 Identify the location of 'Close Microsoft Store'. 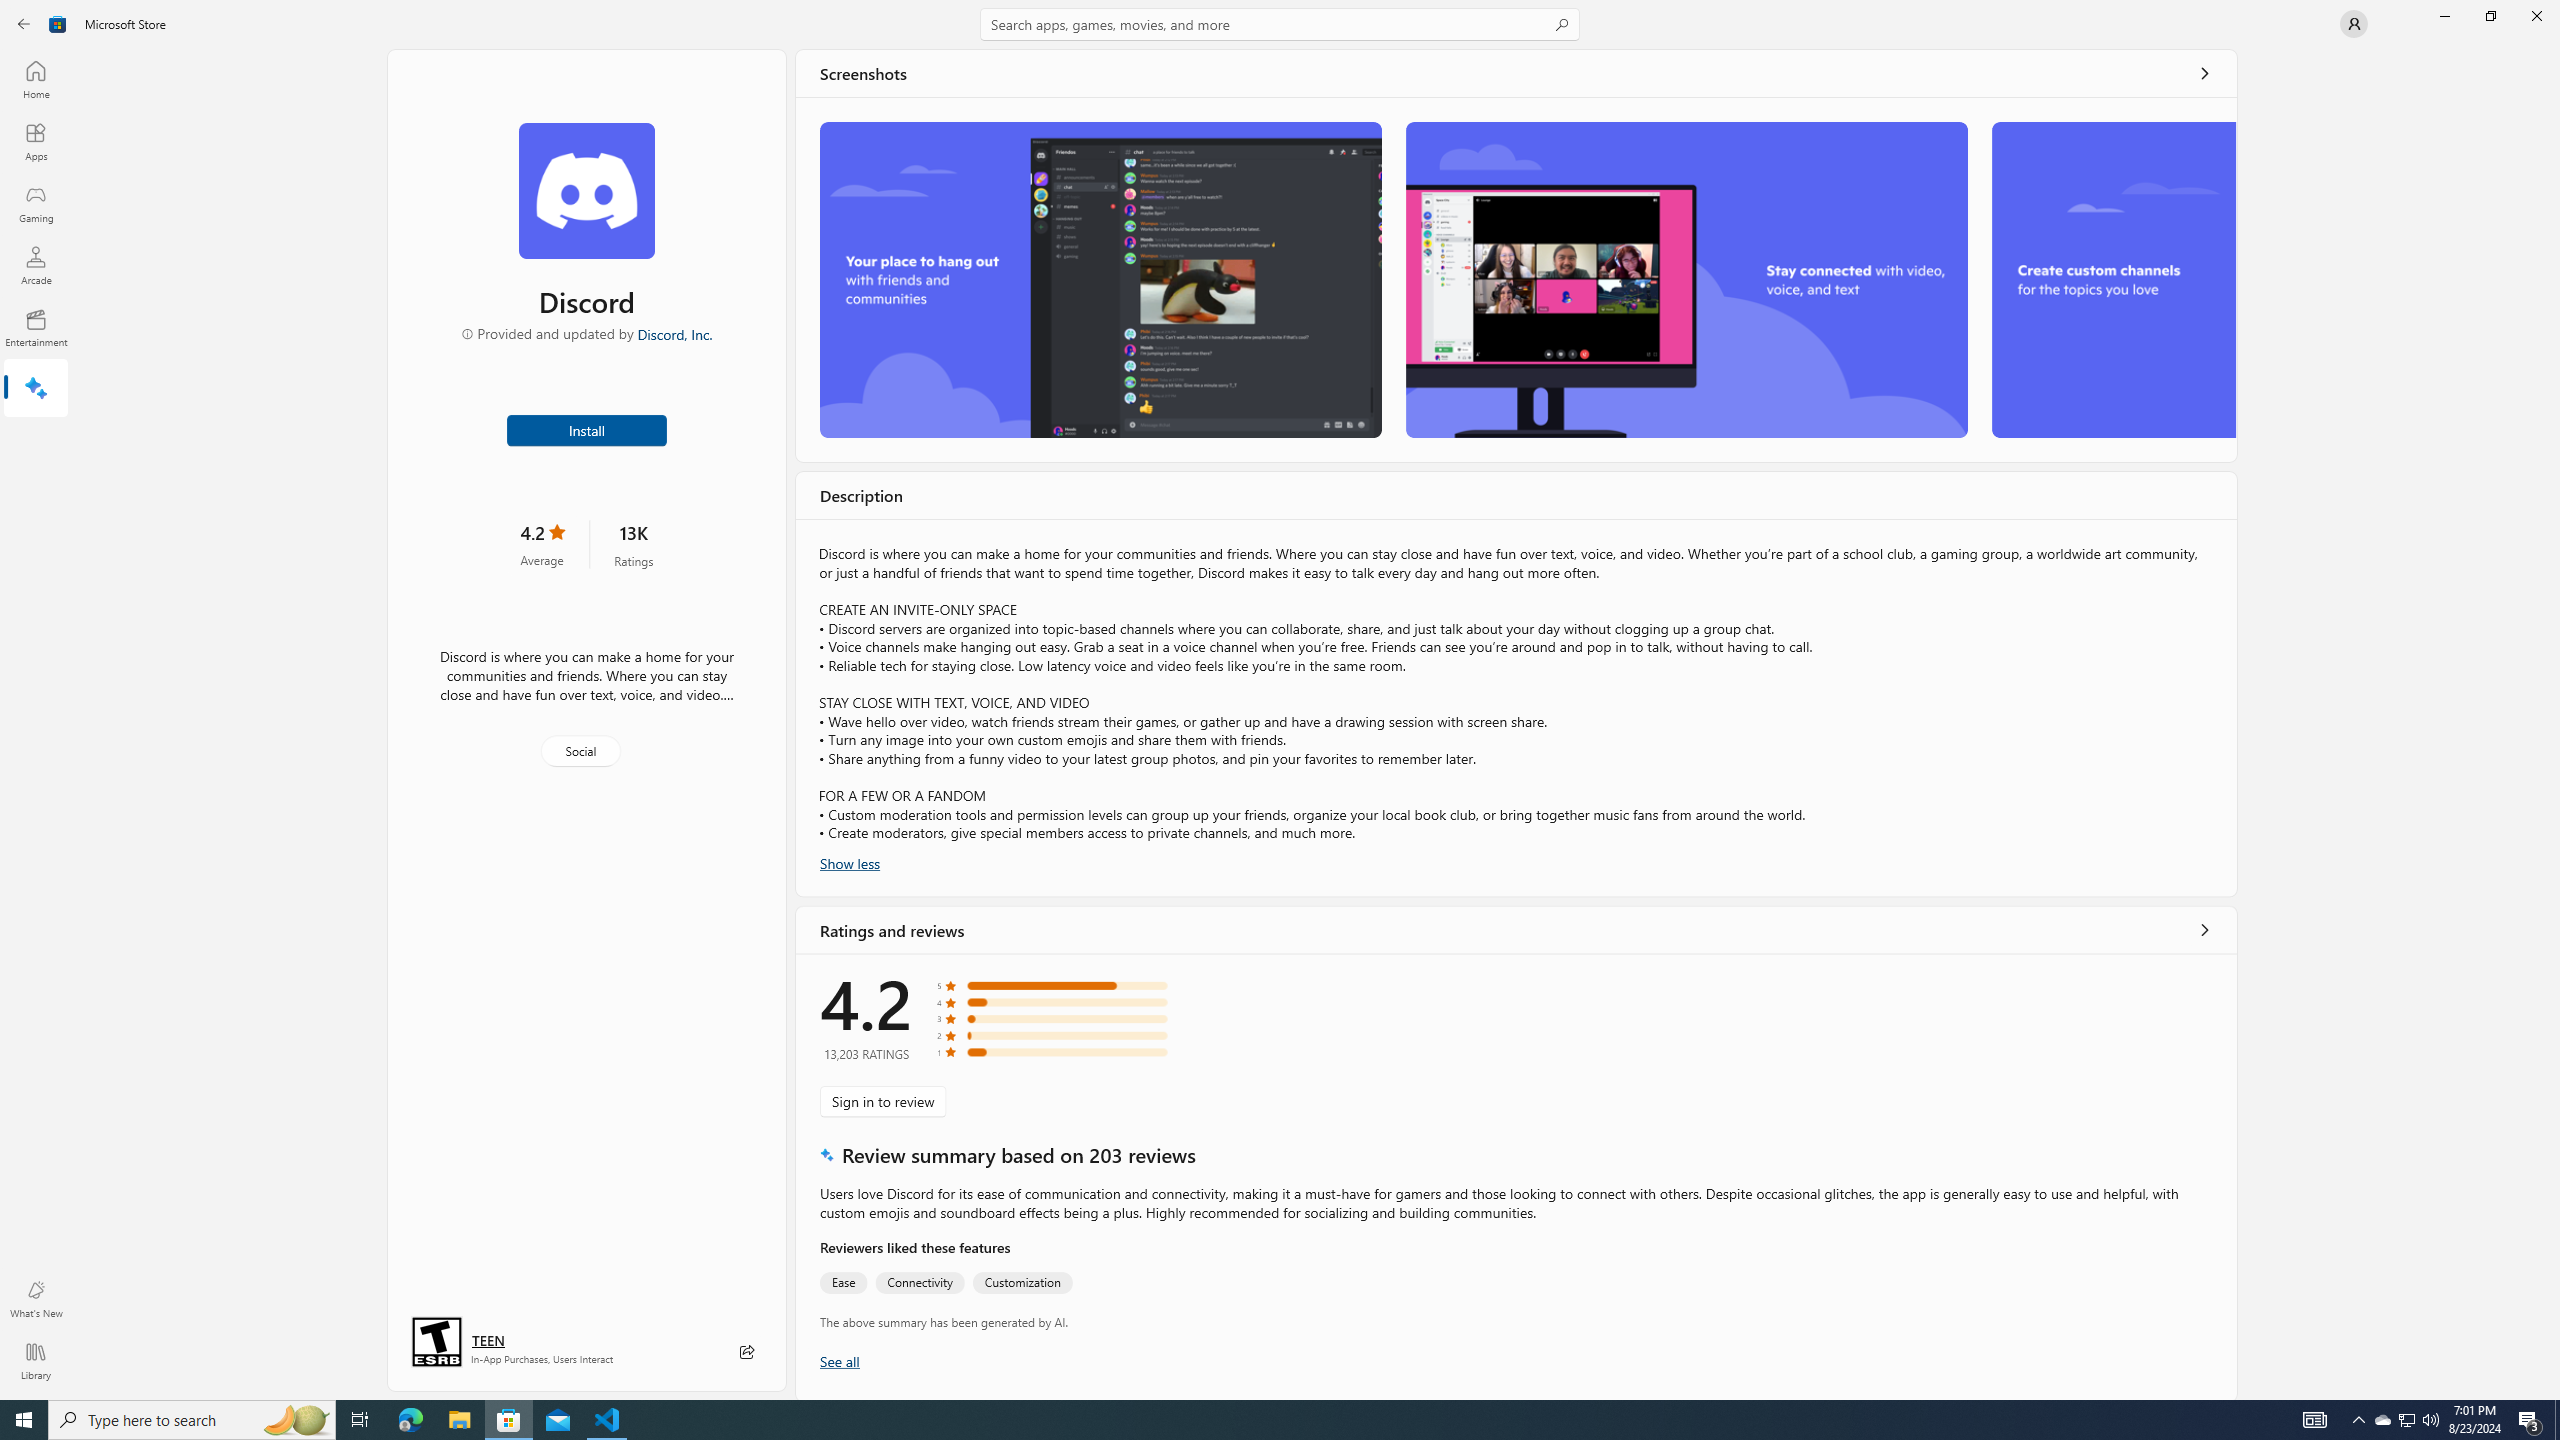
(2535, 15).